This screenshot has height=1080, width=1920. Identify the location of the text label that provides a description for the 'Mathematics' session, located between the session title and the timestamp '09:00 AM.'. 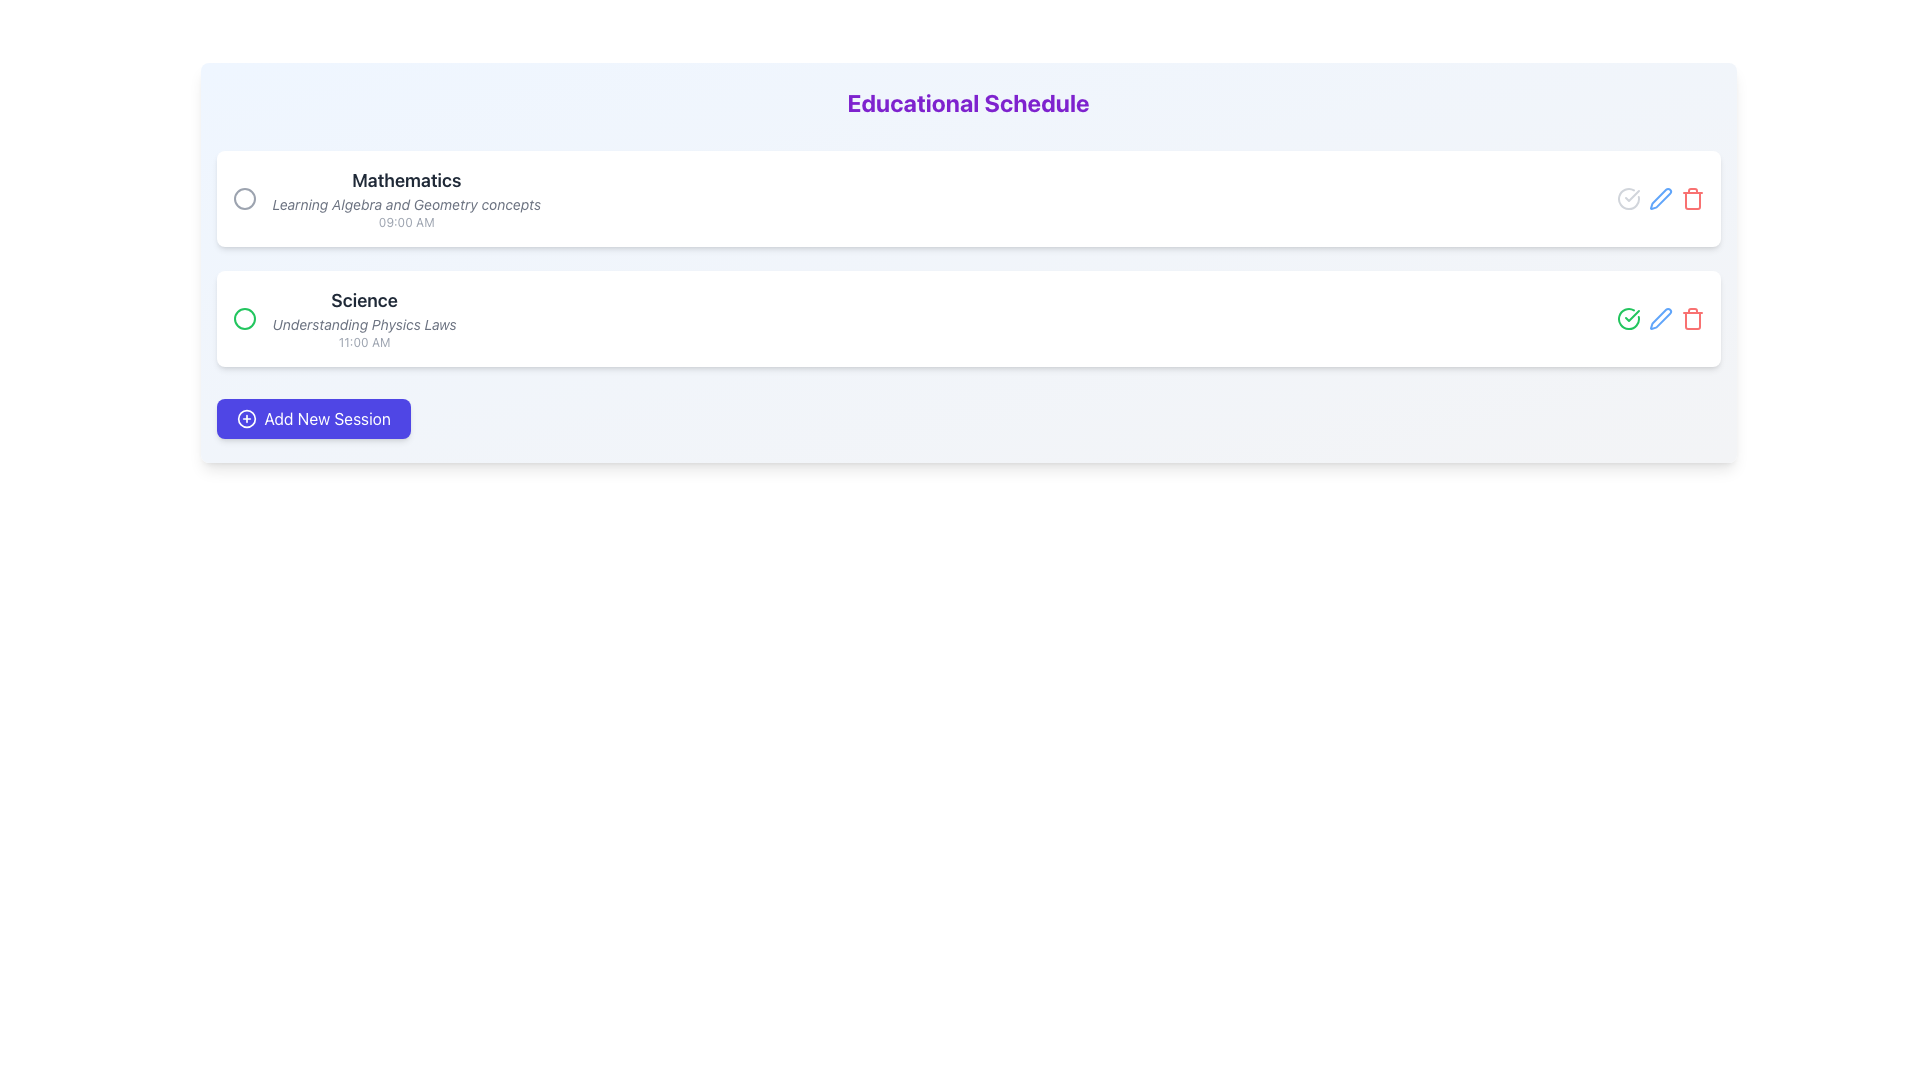
(405, 204).